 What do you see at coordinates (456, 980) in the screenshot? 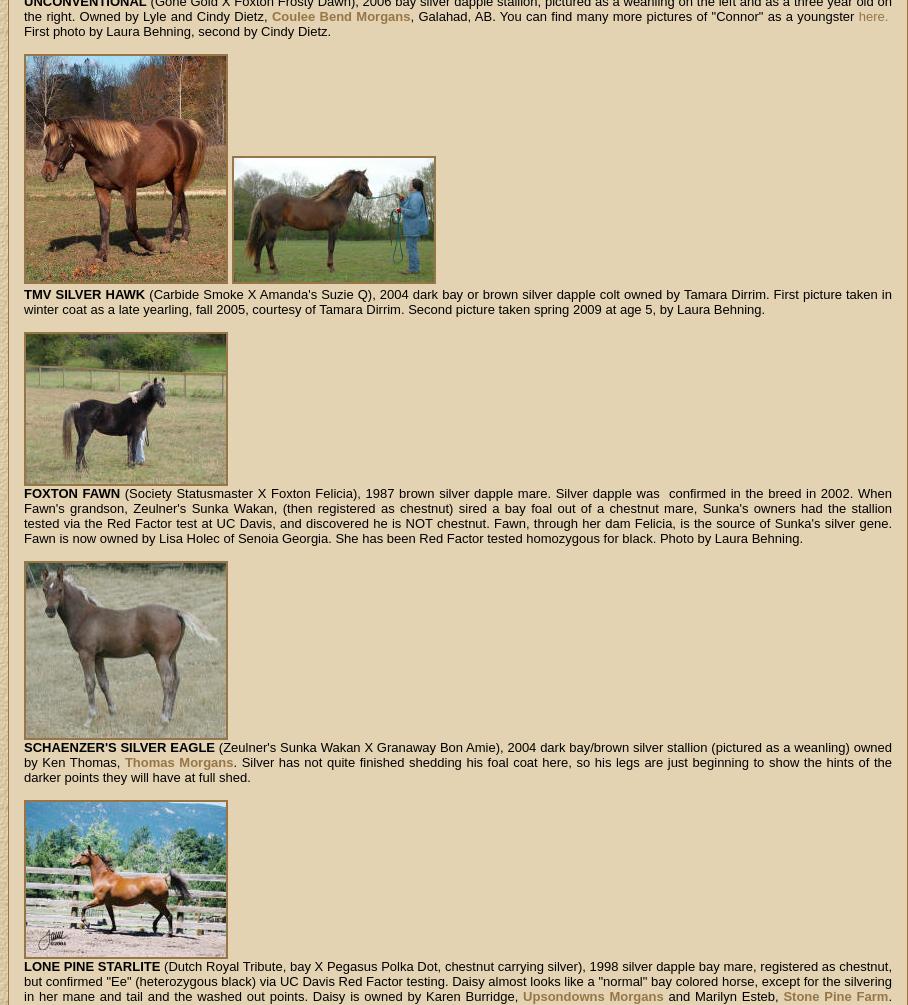
I see `'(Dutch Royal Tribute, bay X Pegasus Polka Dot, chestnut carrying silver), 
1998 silver dapple bay mare, registered as chestnut, but confirmed "Ee" (heterozygous black)  via UC 
Davis Red Factor testing. Daisy almost looks like a "normal" bay colored horse, 
except for the silvering in her mane and tail and the washed out points. Daisy 
is owned by Karen Burridge,'` at bounding box center [456, 980].